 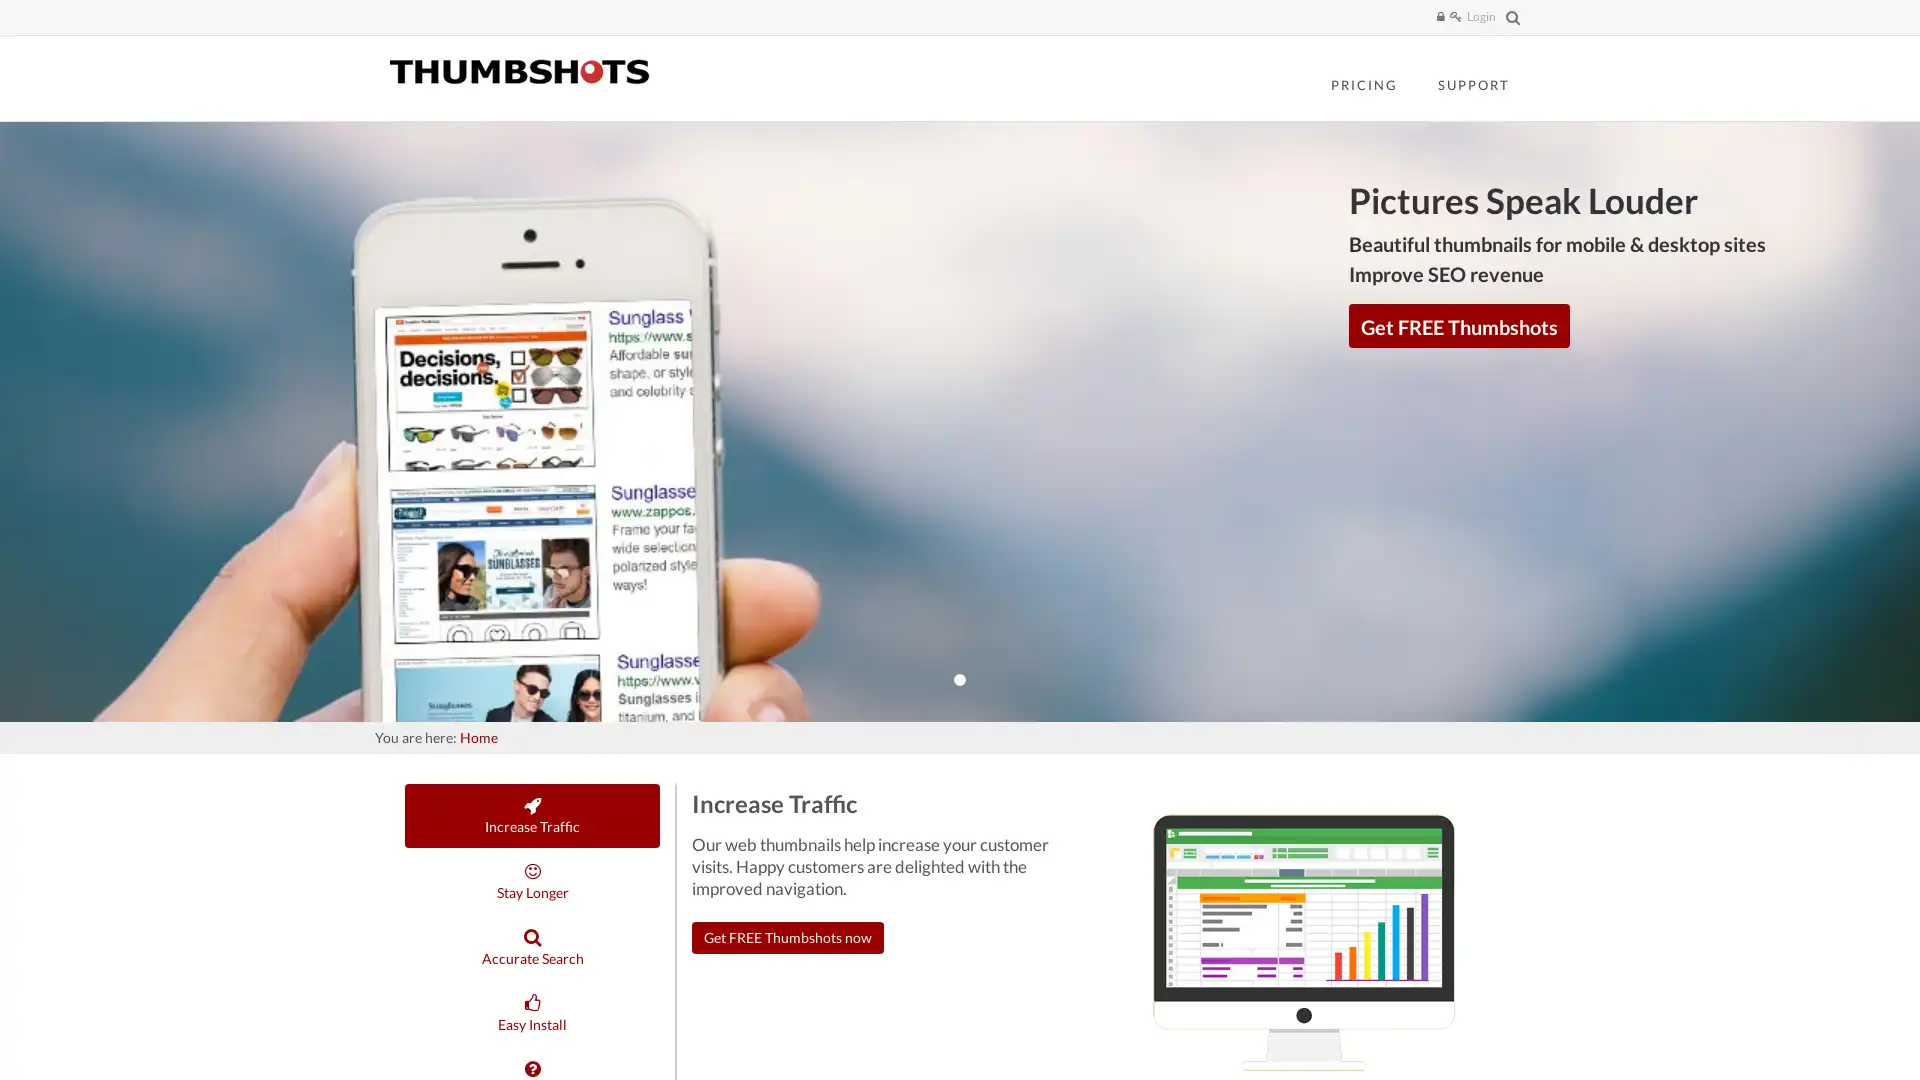 I want to click on Get FREE Thumbshots, so click(x=1459, y=323).